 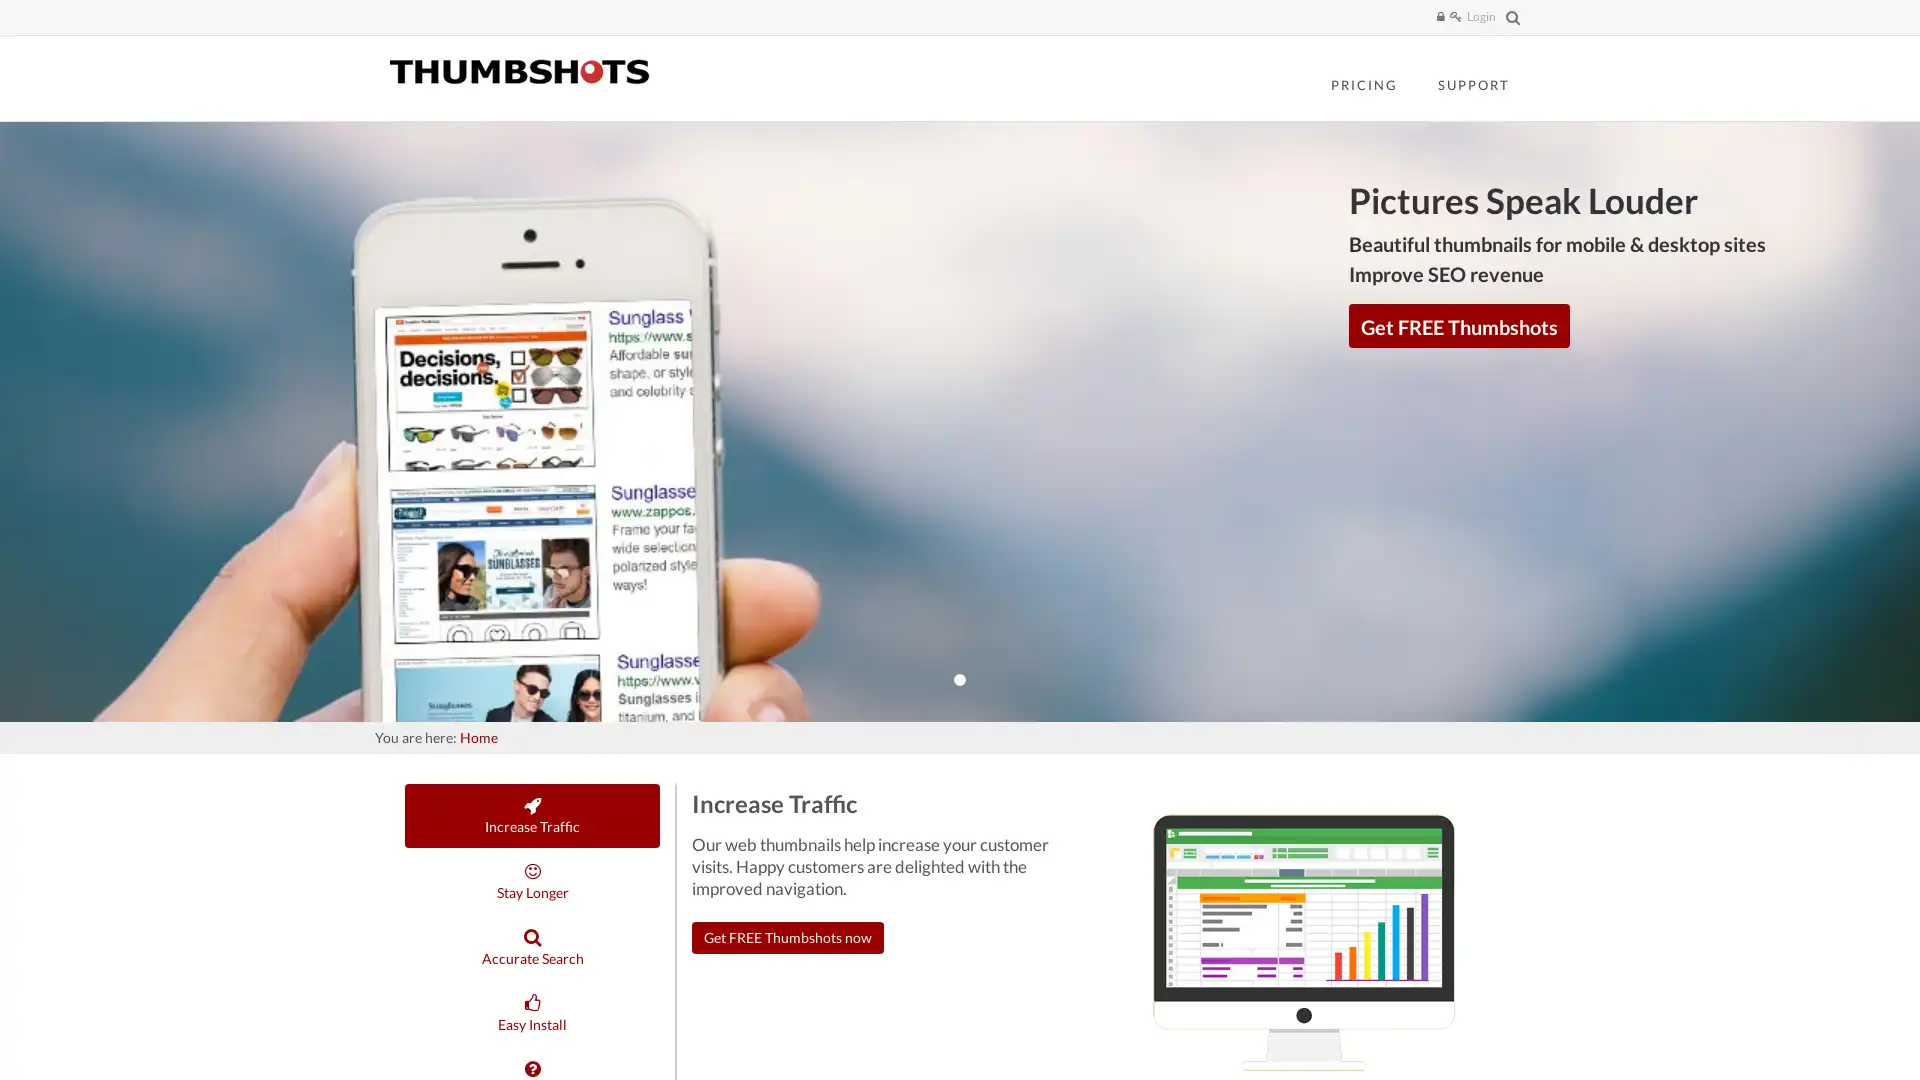 I want to click on Get FREE Thumbshots, so click(x=1459, y=323).